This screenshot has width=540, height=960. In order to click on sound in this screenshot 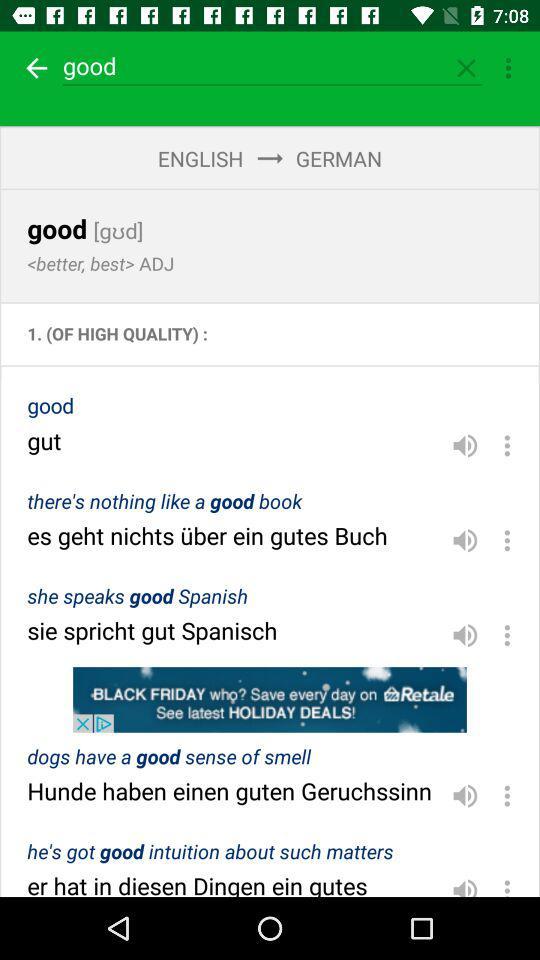, I will do `click(465, 796)`.